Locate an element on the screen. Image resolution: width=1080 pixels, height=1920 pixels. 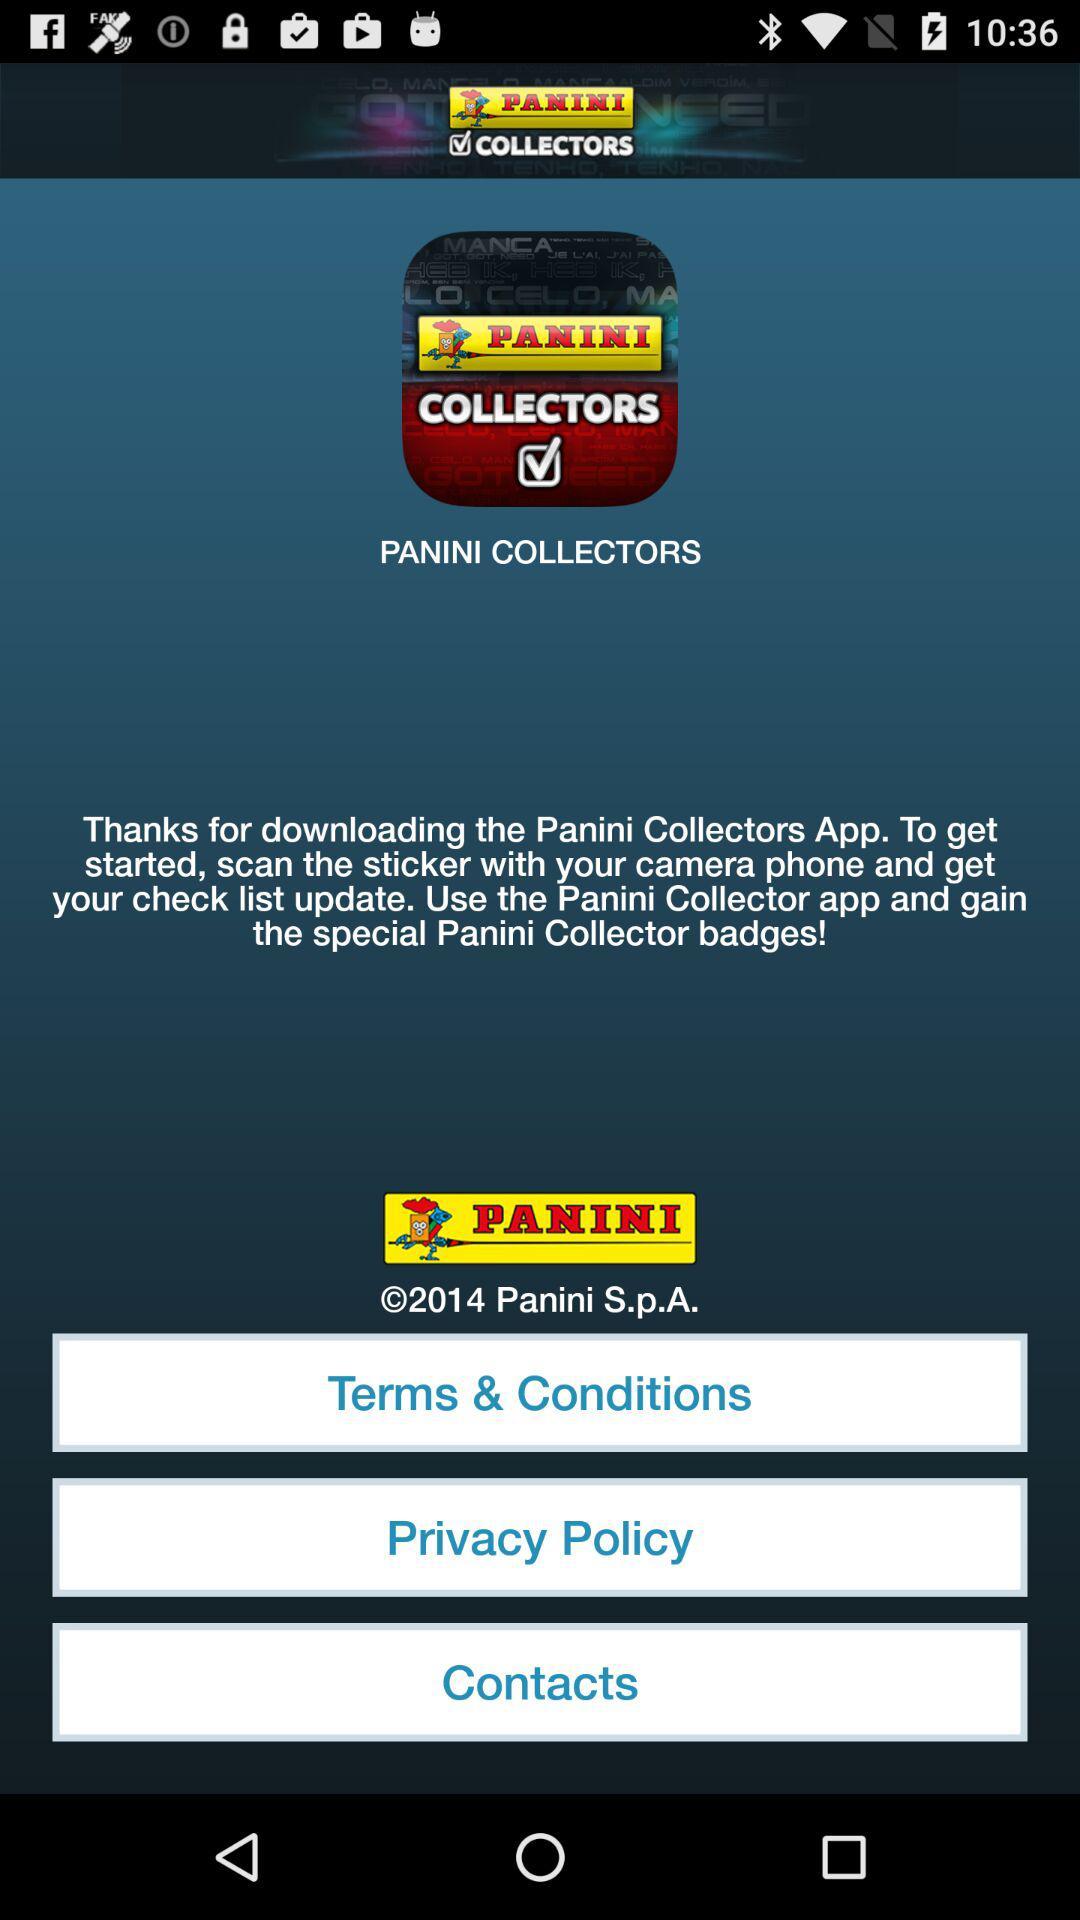
the privacy policy item is located at coordinates (540, 1536).